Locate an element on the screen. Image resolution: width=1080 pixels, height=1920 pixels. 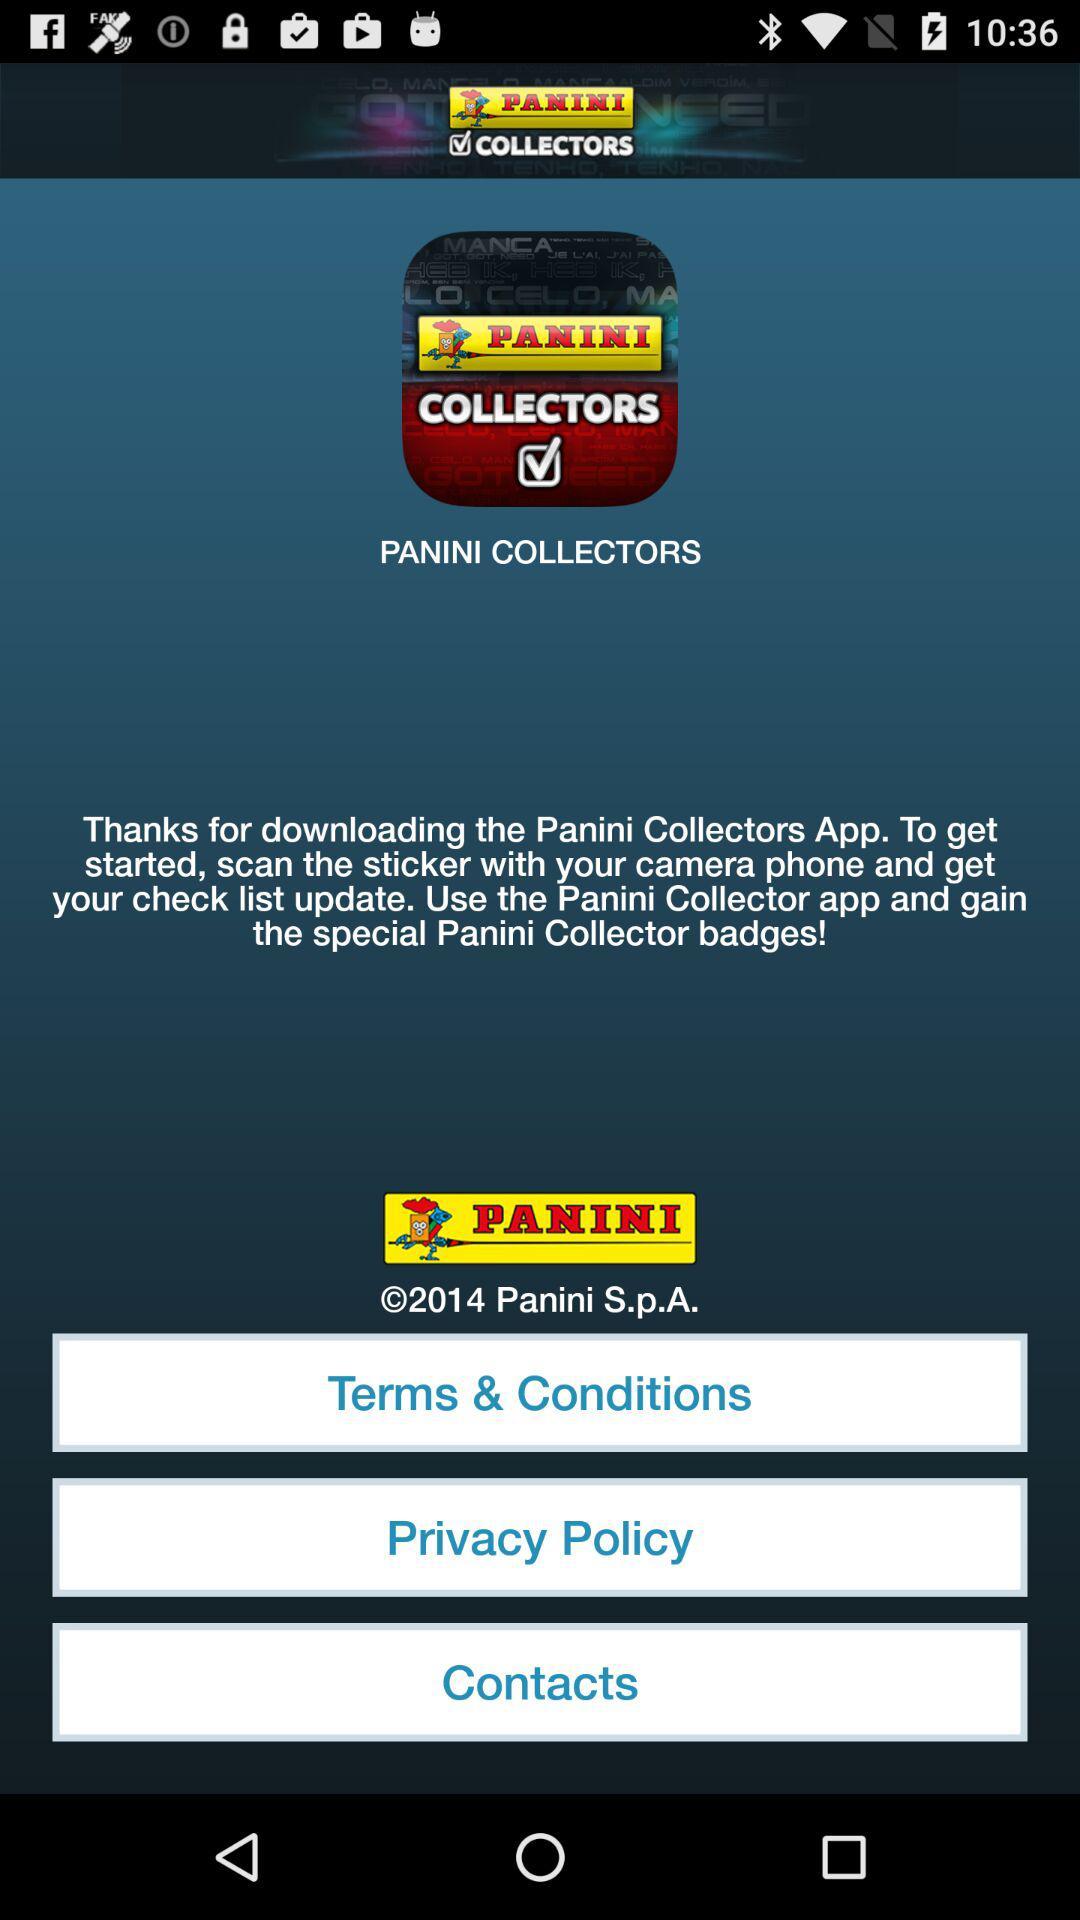
the privacy policy item is located at coordinates (540, 1536).